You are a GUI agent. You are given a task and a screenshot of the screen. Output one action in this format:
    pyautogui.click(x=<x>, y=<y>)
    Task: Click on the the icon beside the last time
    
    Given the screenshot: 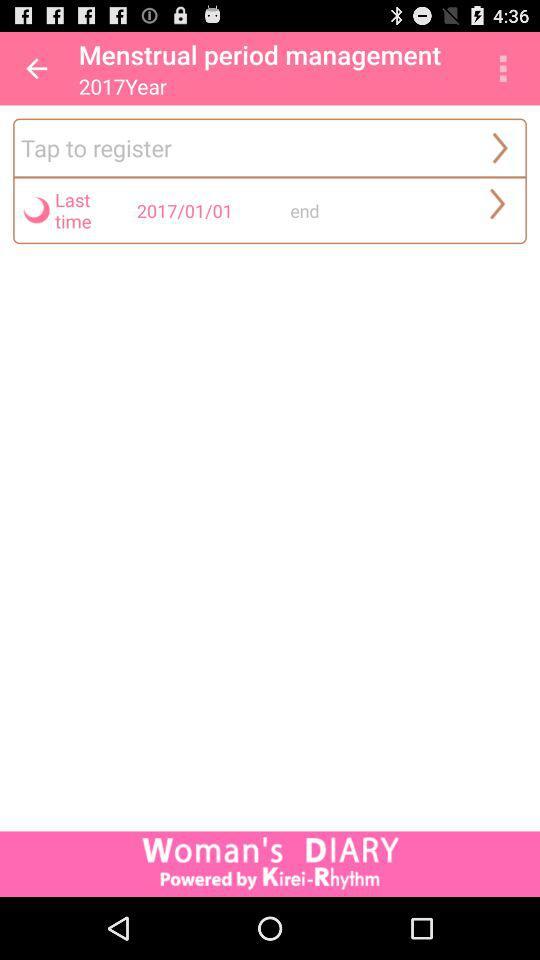 What is the action you would take?
    pyautogui.click(x=36, y=210)
    